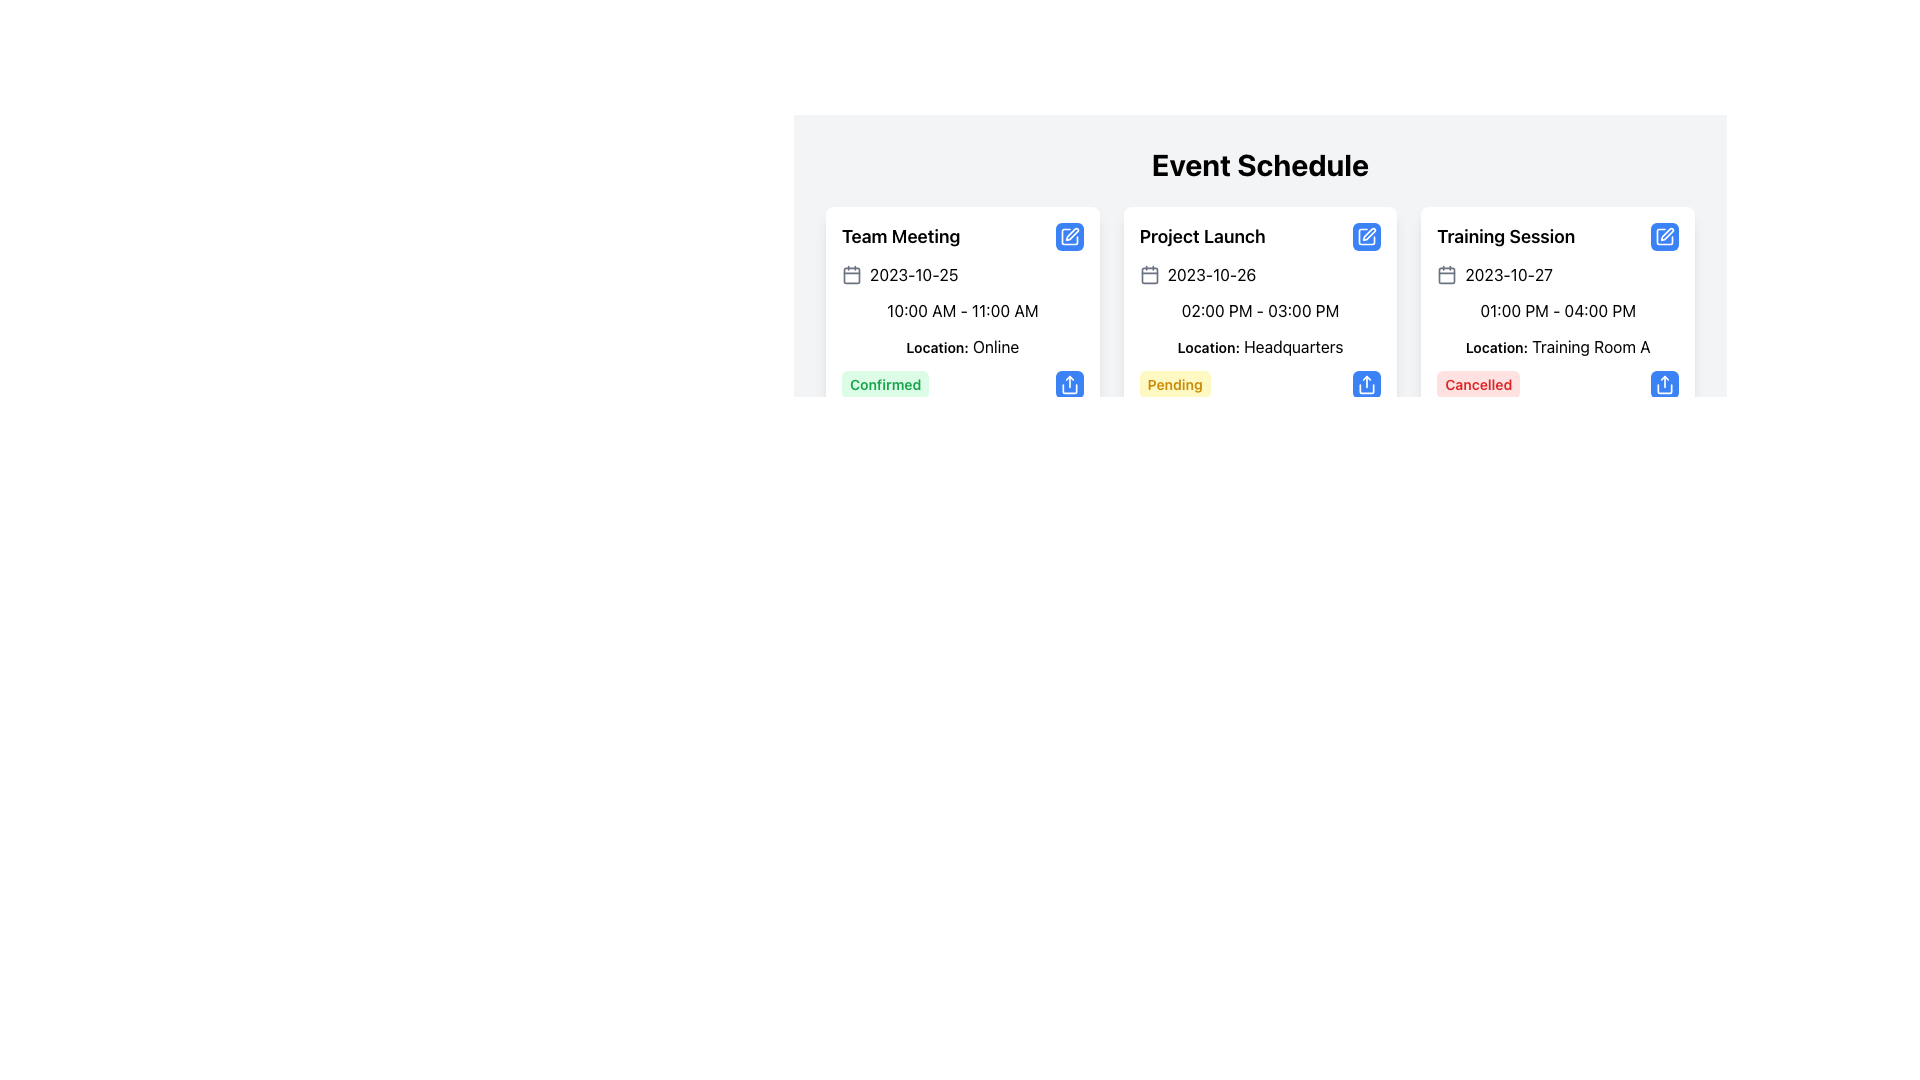  What do you see at coordinates (1557, 311) in the screenshot?
I see `the text label indicating the time range for the 'Training Session' event, which is located below the date '2023-10-27' and above the location 'Location: Training Room A'` at bounding box center [1557, 311].